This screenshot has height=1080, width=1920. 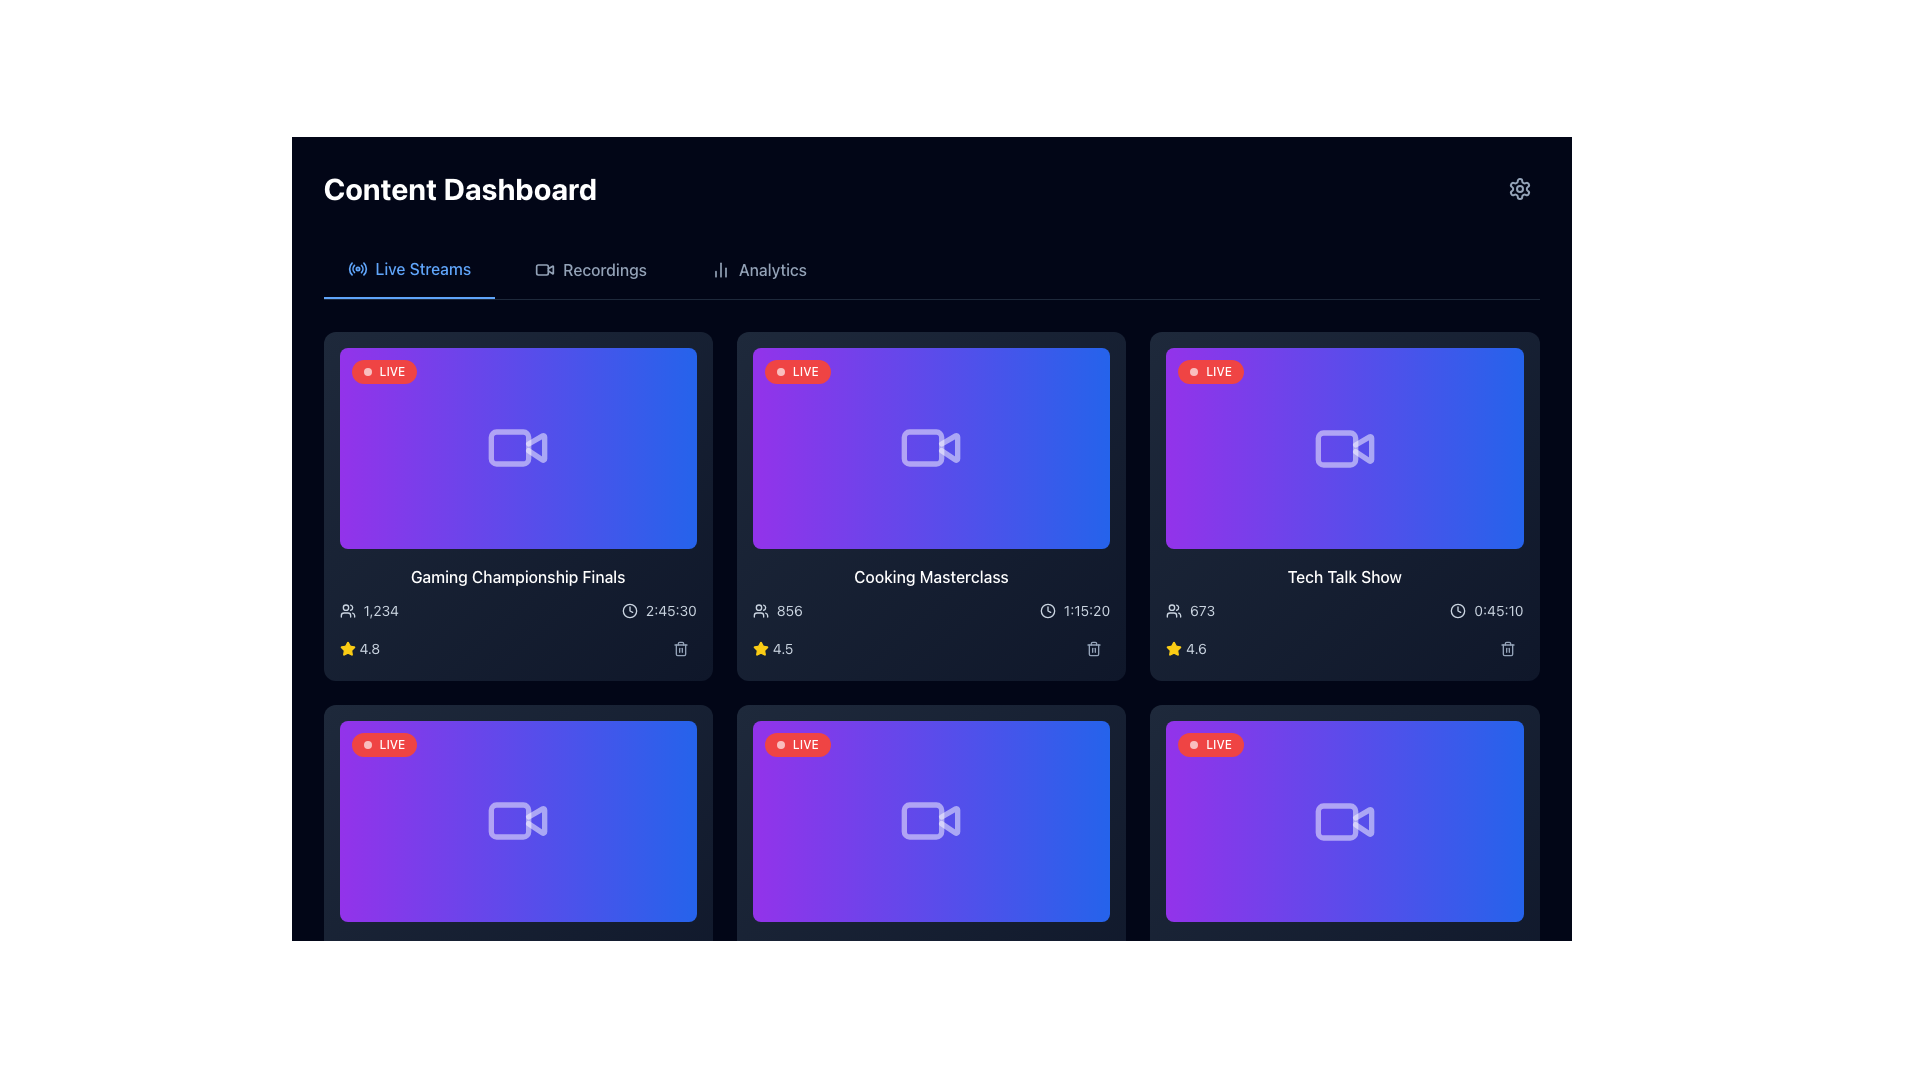 I want to click on the delete button located in the bottom-right corner of the 'Cooking Masterclass' card on the dashboard, so click(x=1093, y=648).